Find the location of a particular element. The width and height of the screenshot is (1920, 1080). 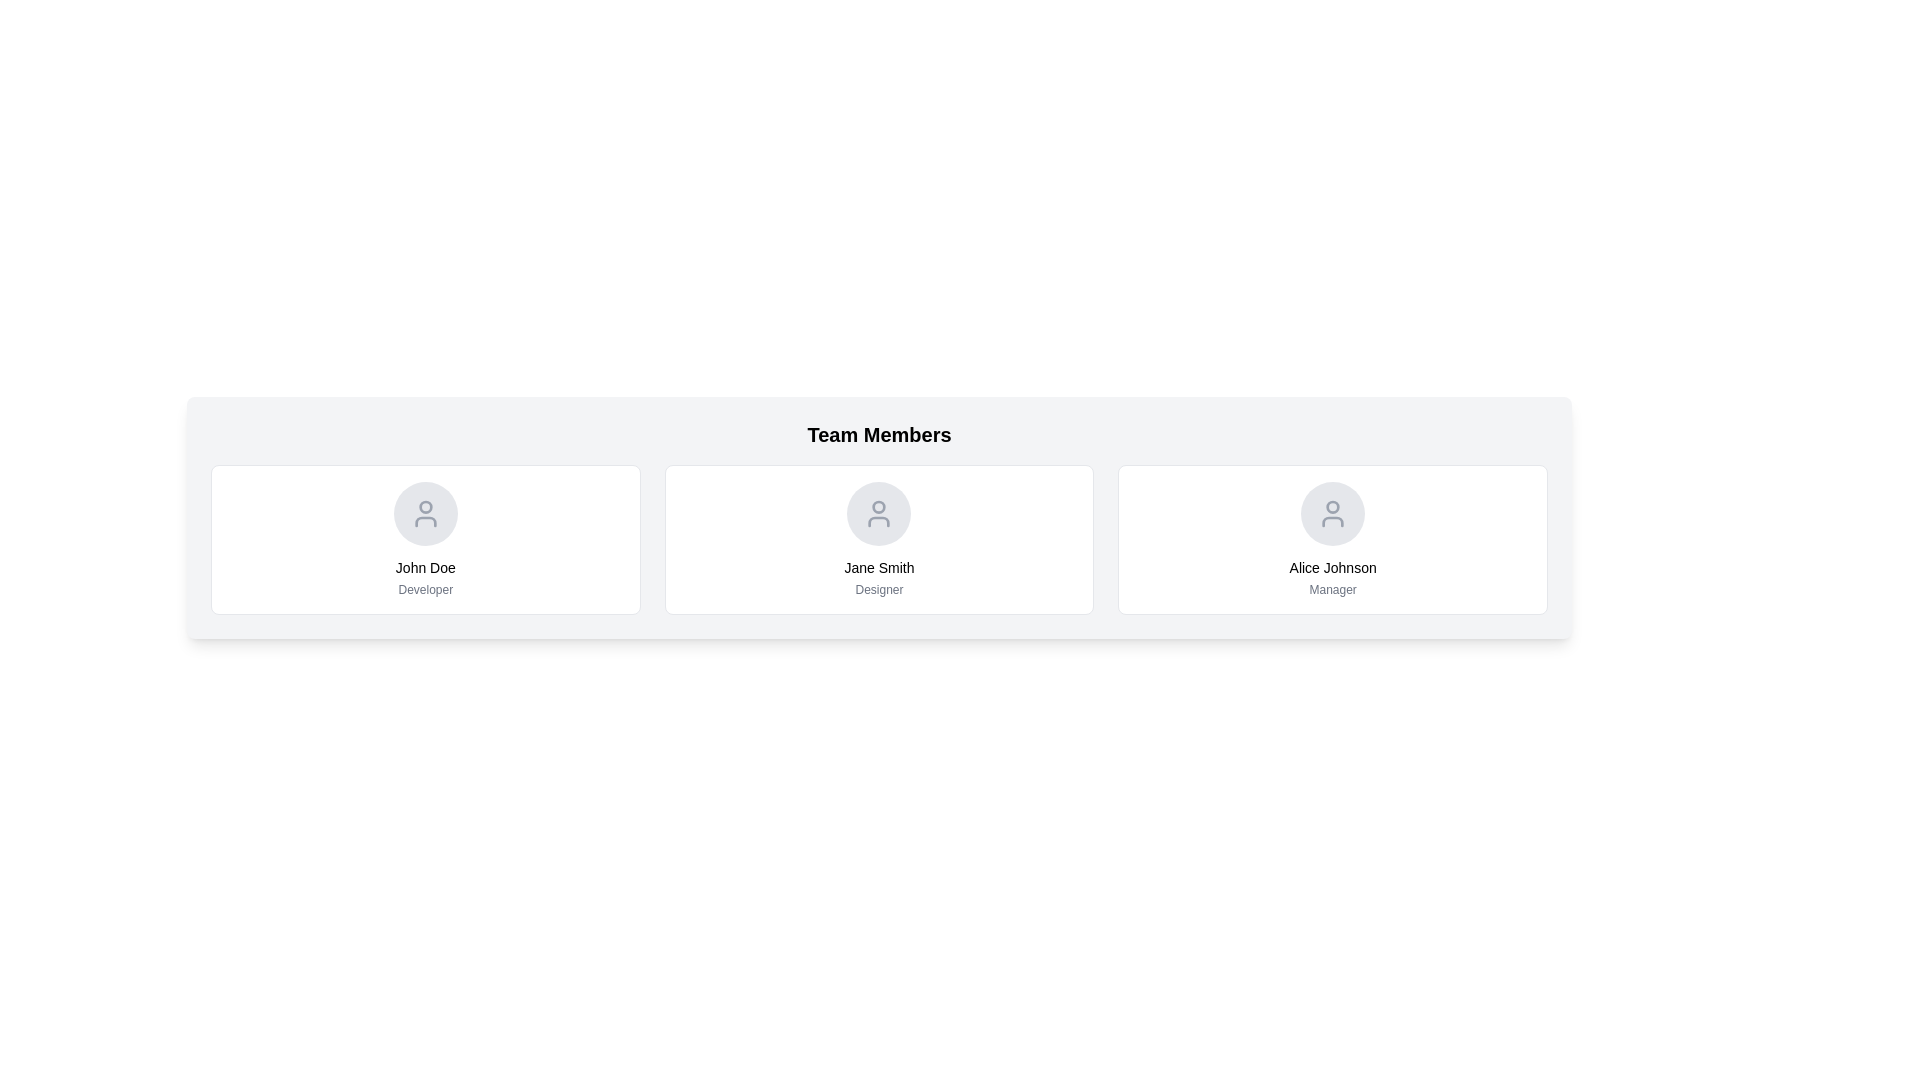

the circular gray icon with a user silhouette located at the top center of the second card containing 'Jane Smith' and 'Designer' is located at coordinates (879, 512).